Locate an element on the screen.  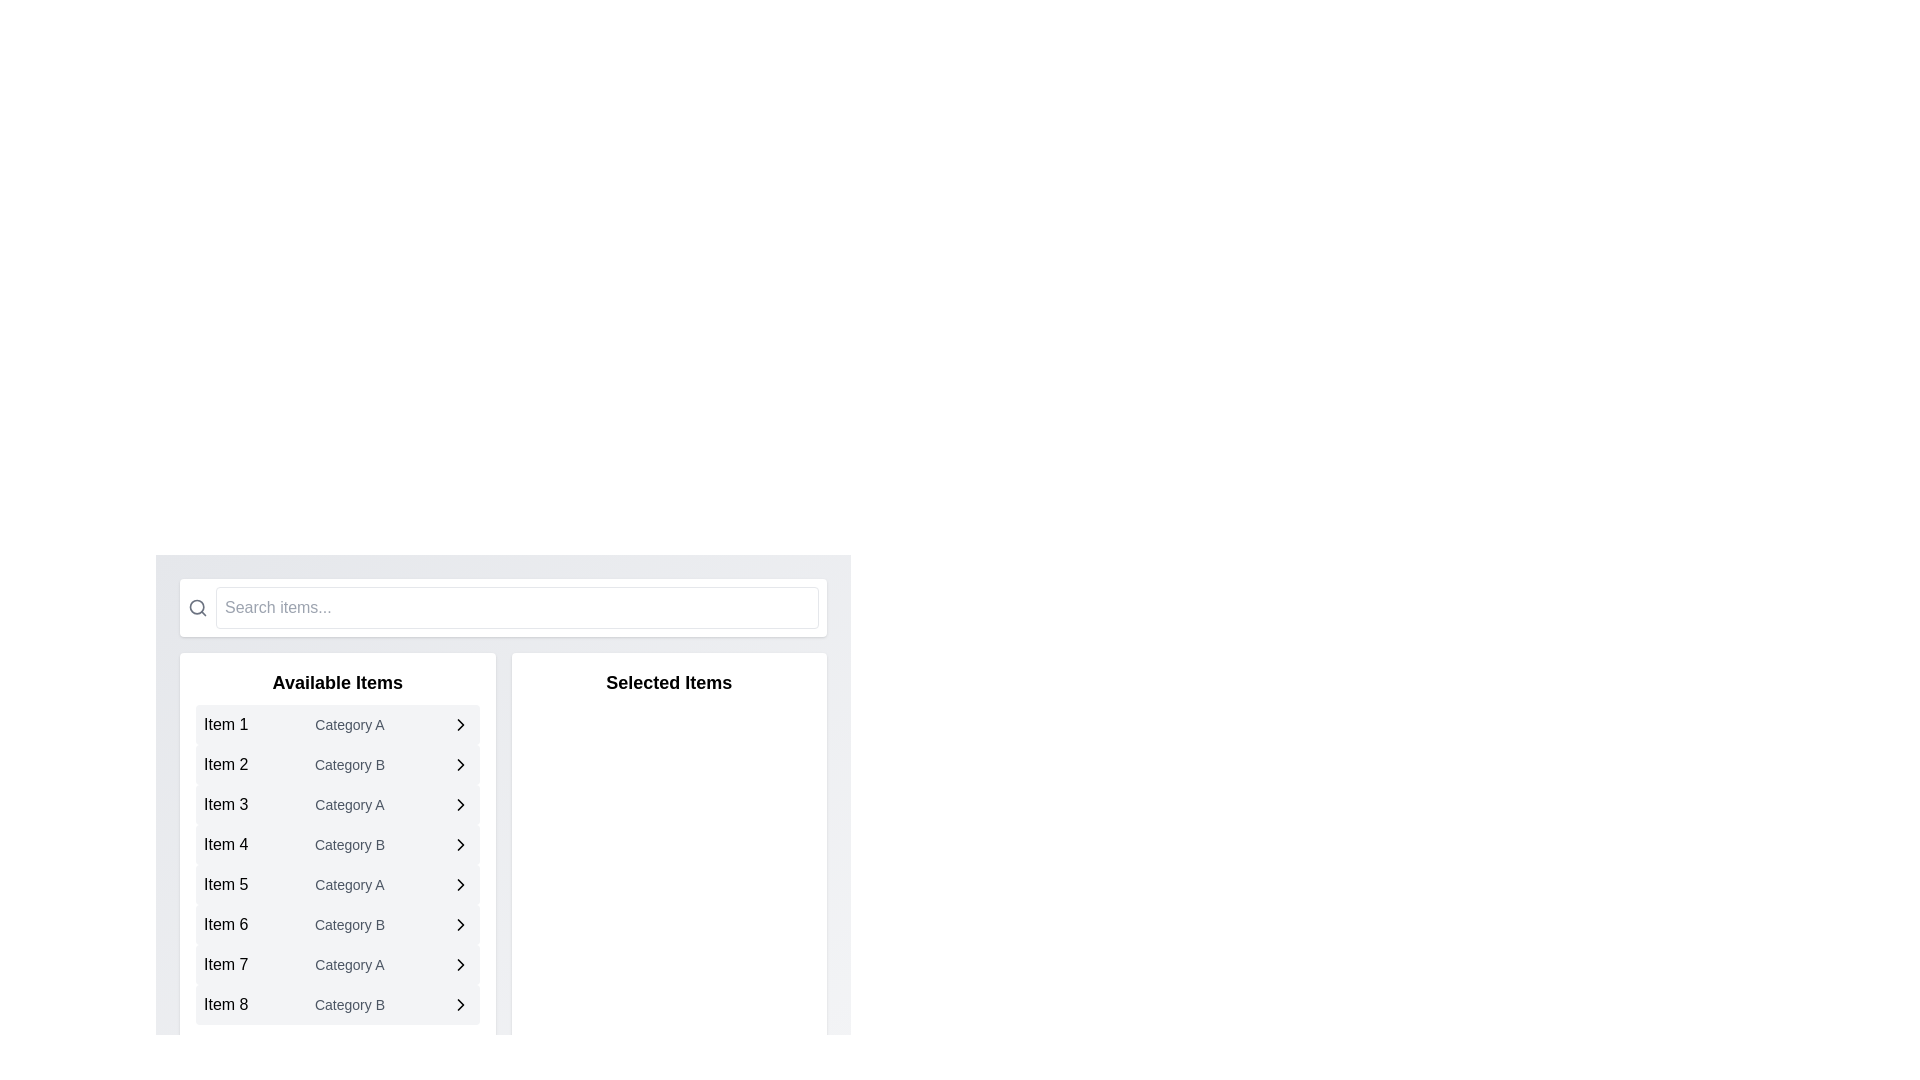
the navigable icon located at the far right of the row 'Item 2 Category B', indicating that the row can be clicked or expanded for further details is located at coordinates (460, 764).